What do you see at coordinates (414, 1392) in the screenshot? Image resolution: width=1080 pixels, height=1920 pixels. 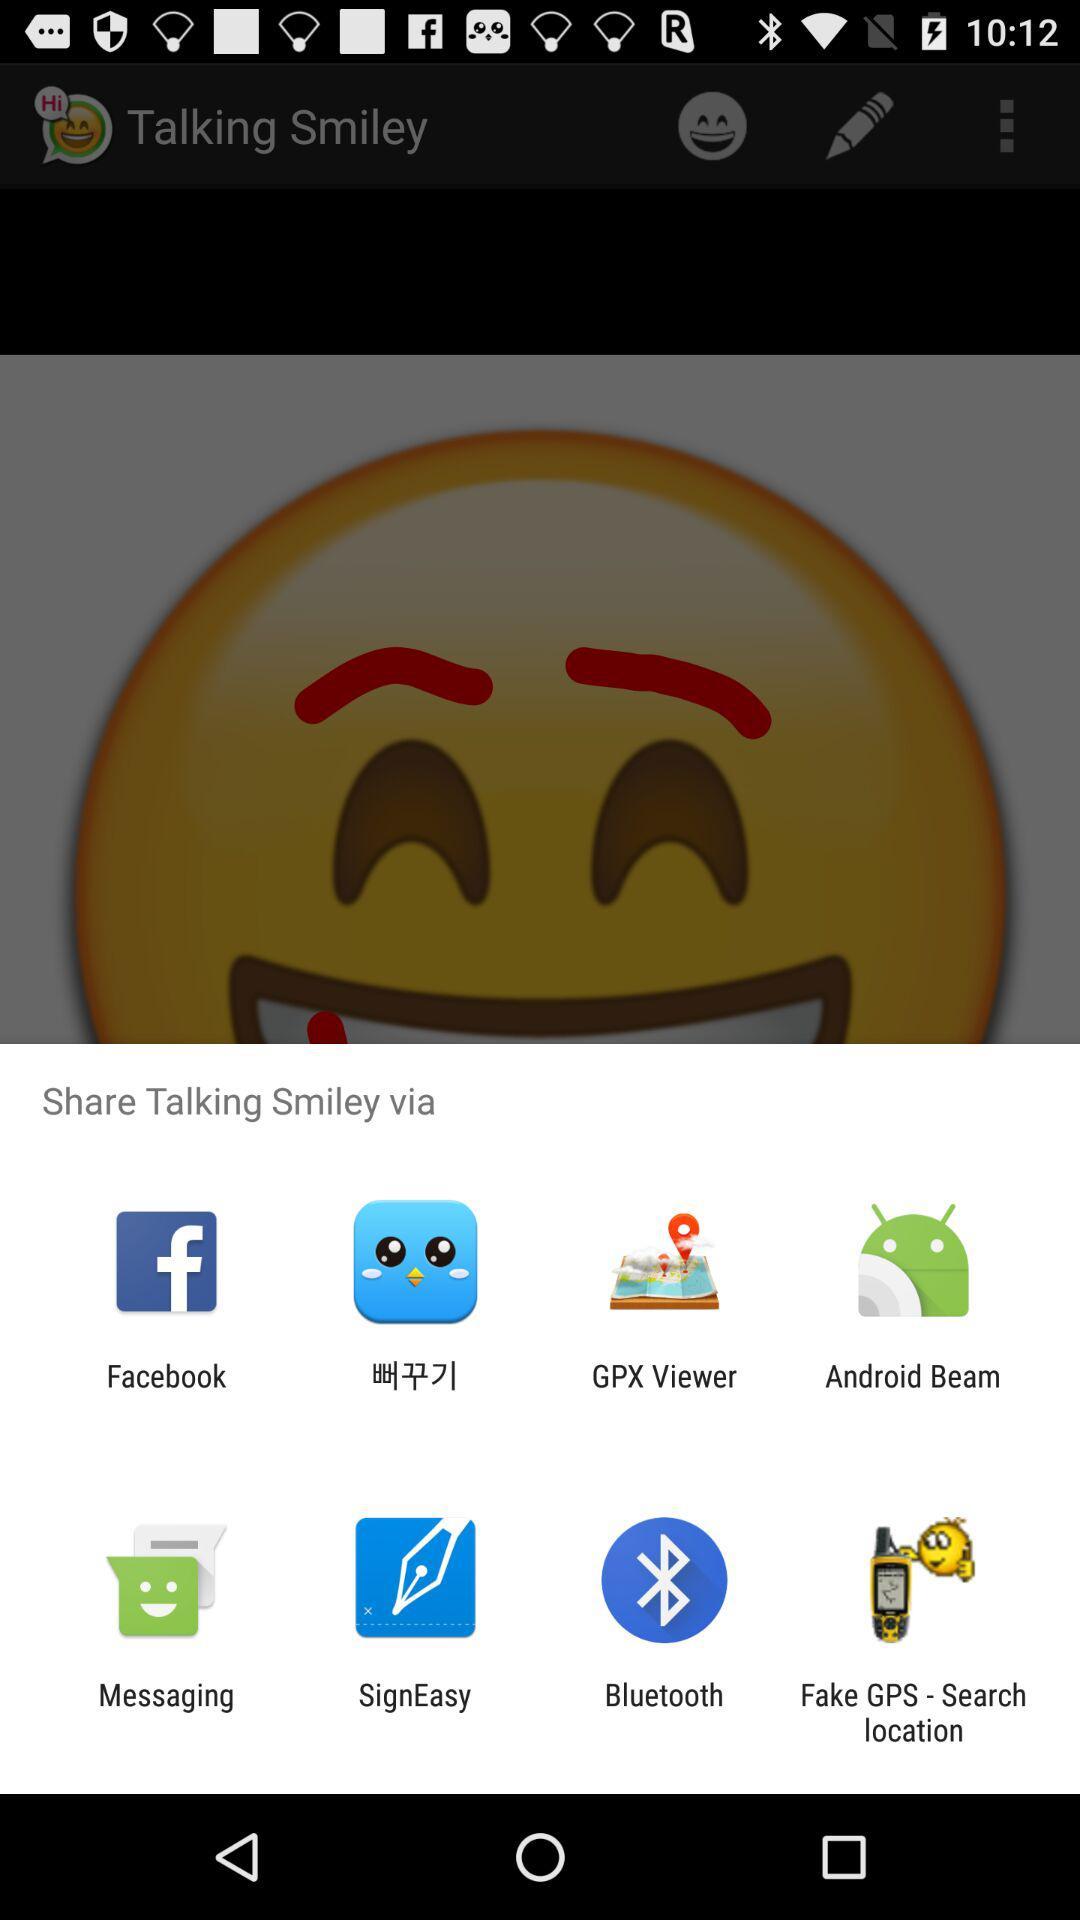 I see `app next to facebook icon` at bounding box center [414, 1392].